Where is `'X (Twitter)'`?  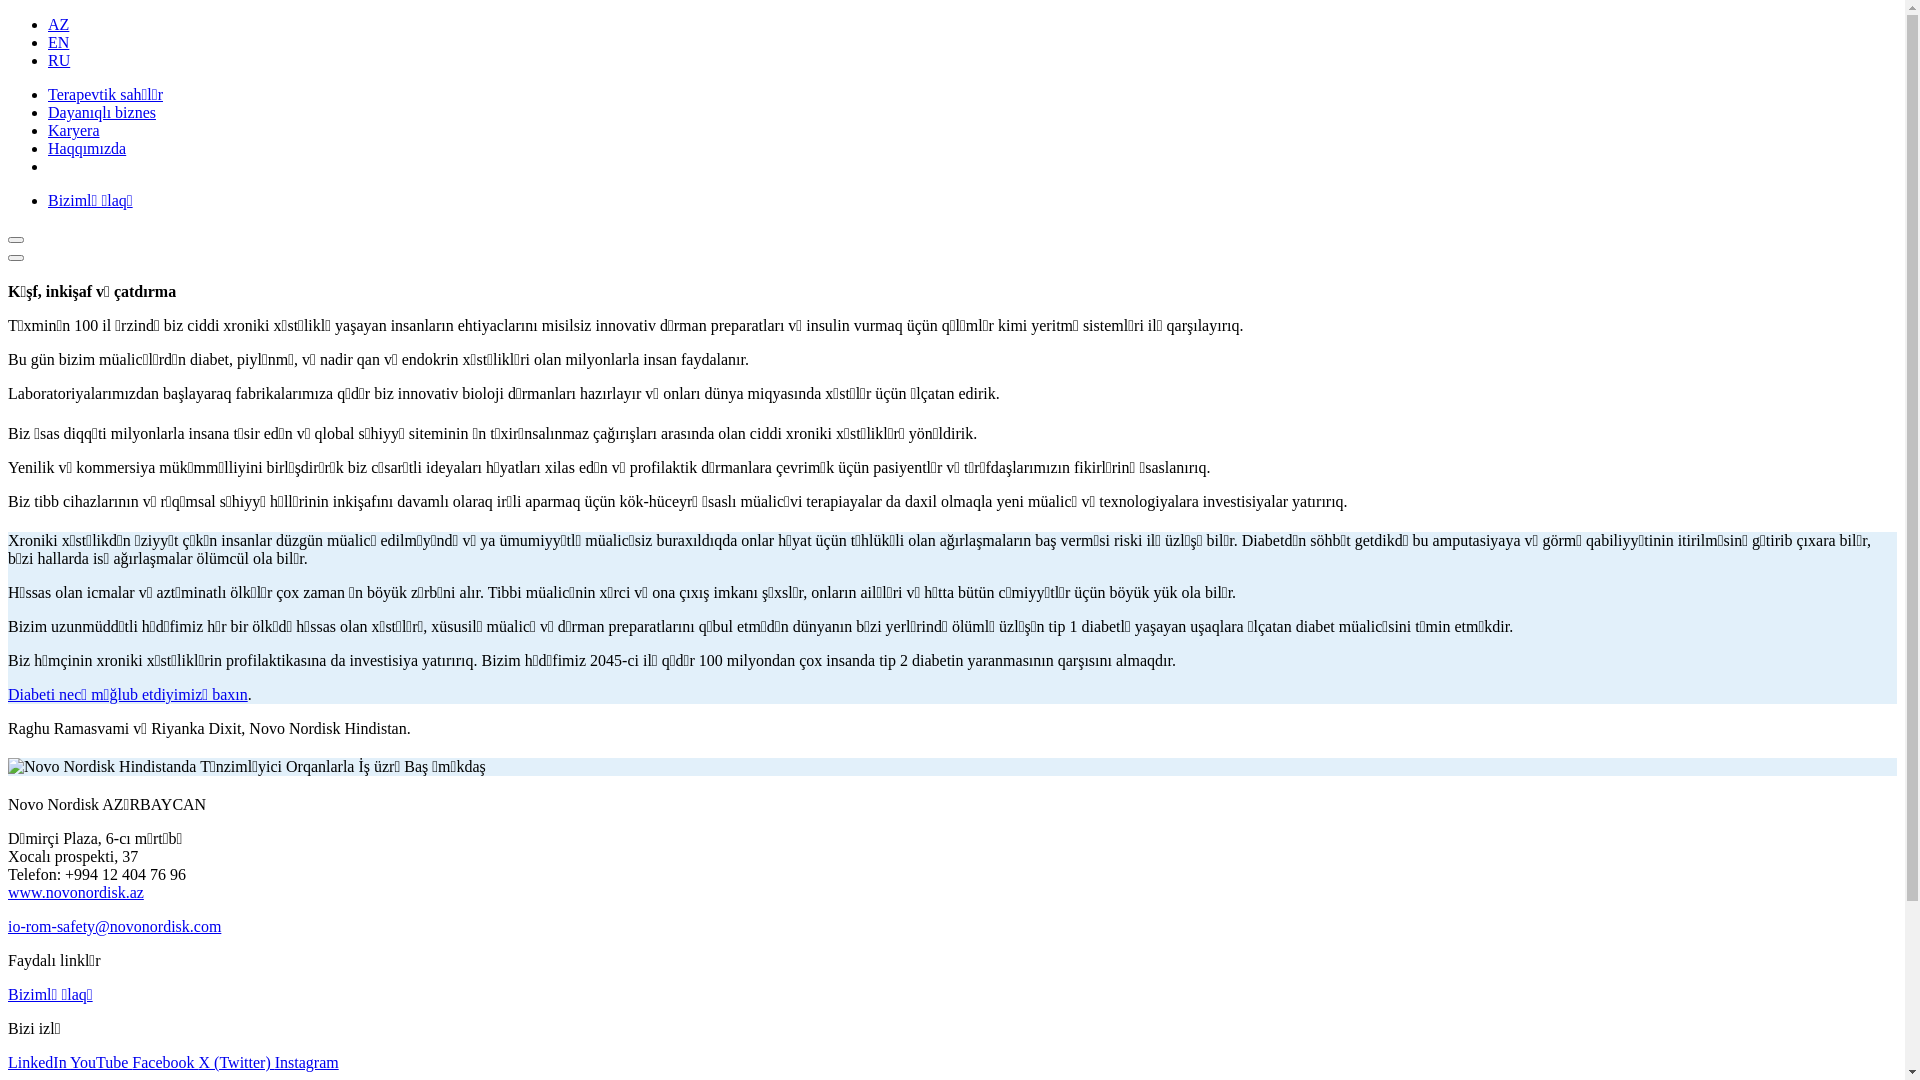 'X (Twitter)' is located at coordinates (236, 1061).